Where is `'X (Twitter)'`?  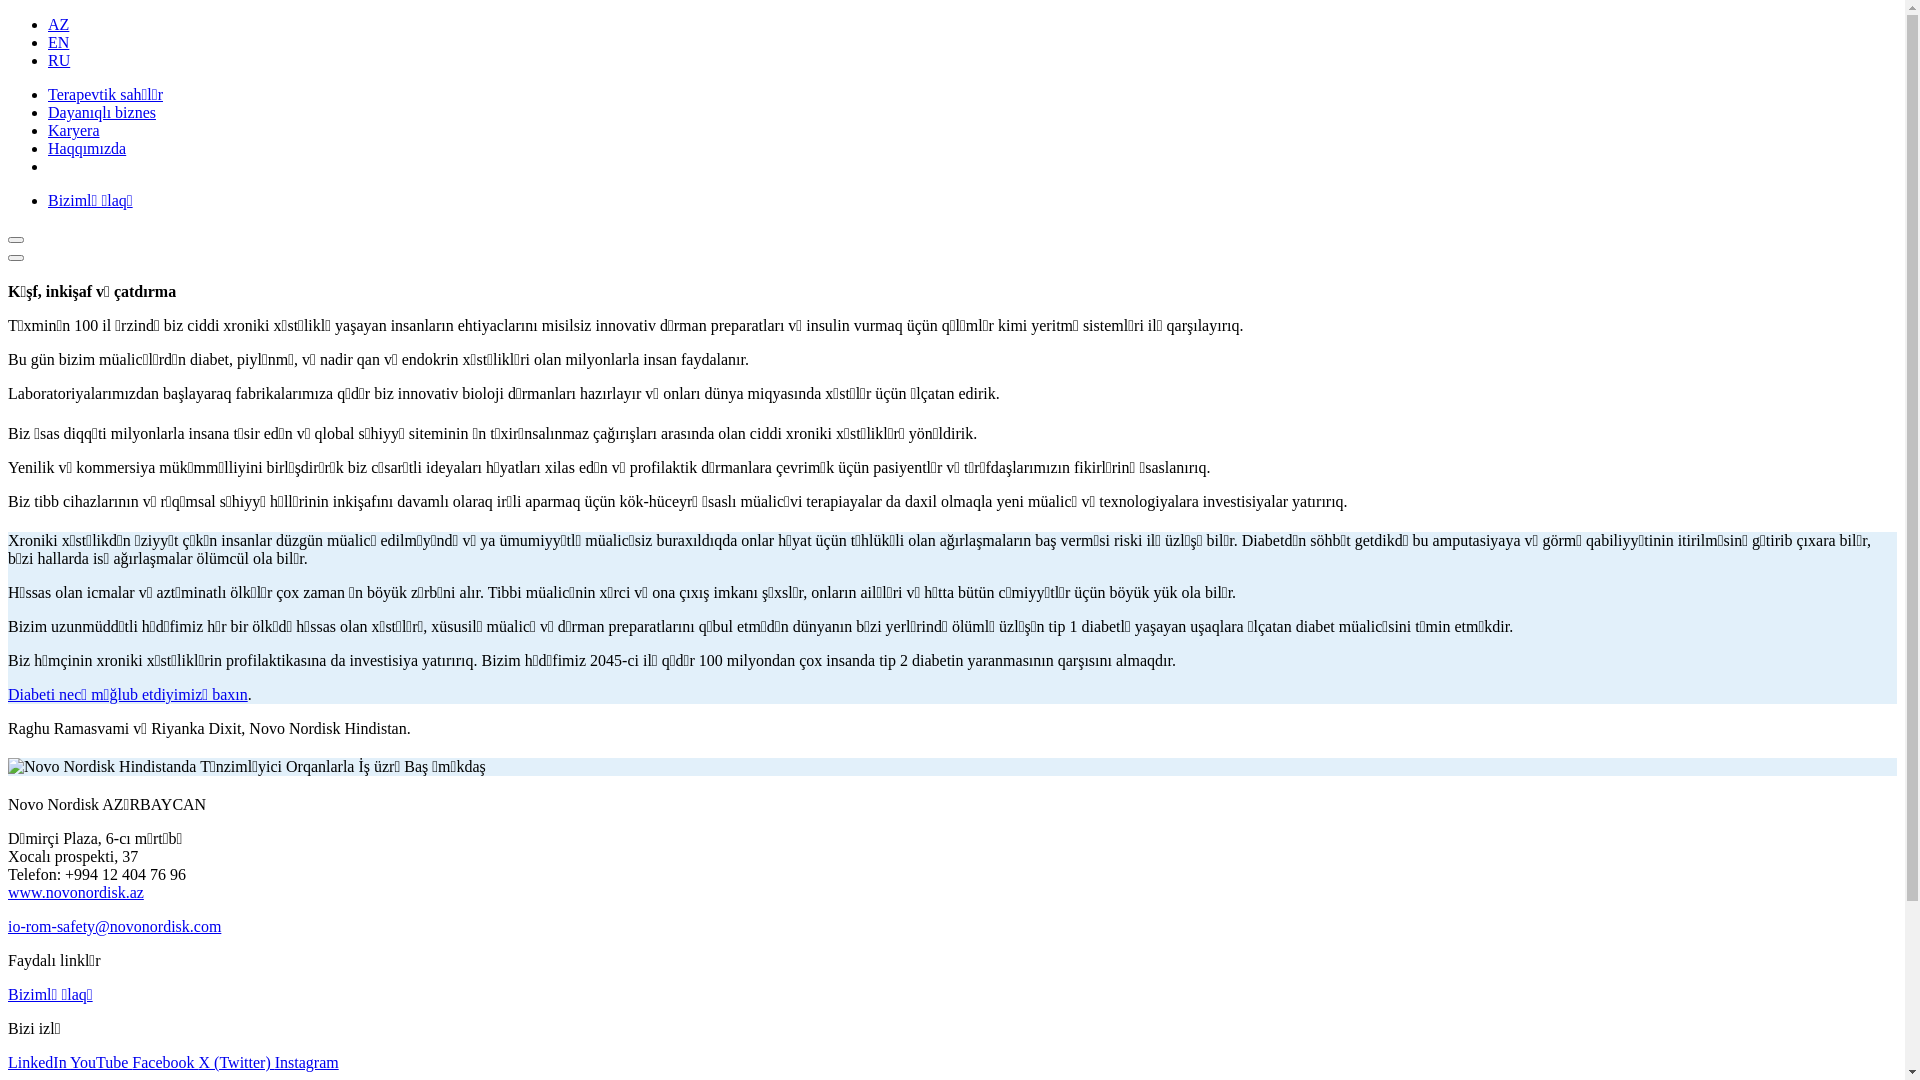 'X (Twitter)' is located at coordinates (236, 1061).